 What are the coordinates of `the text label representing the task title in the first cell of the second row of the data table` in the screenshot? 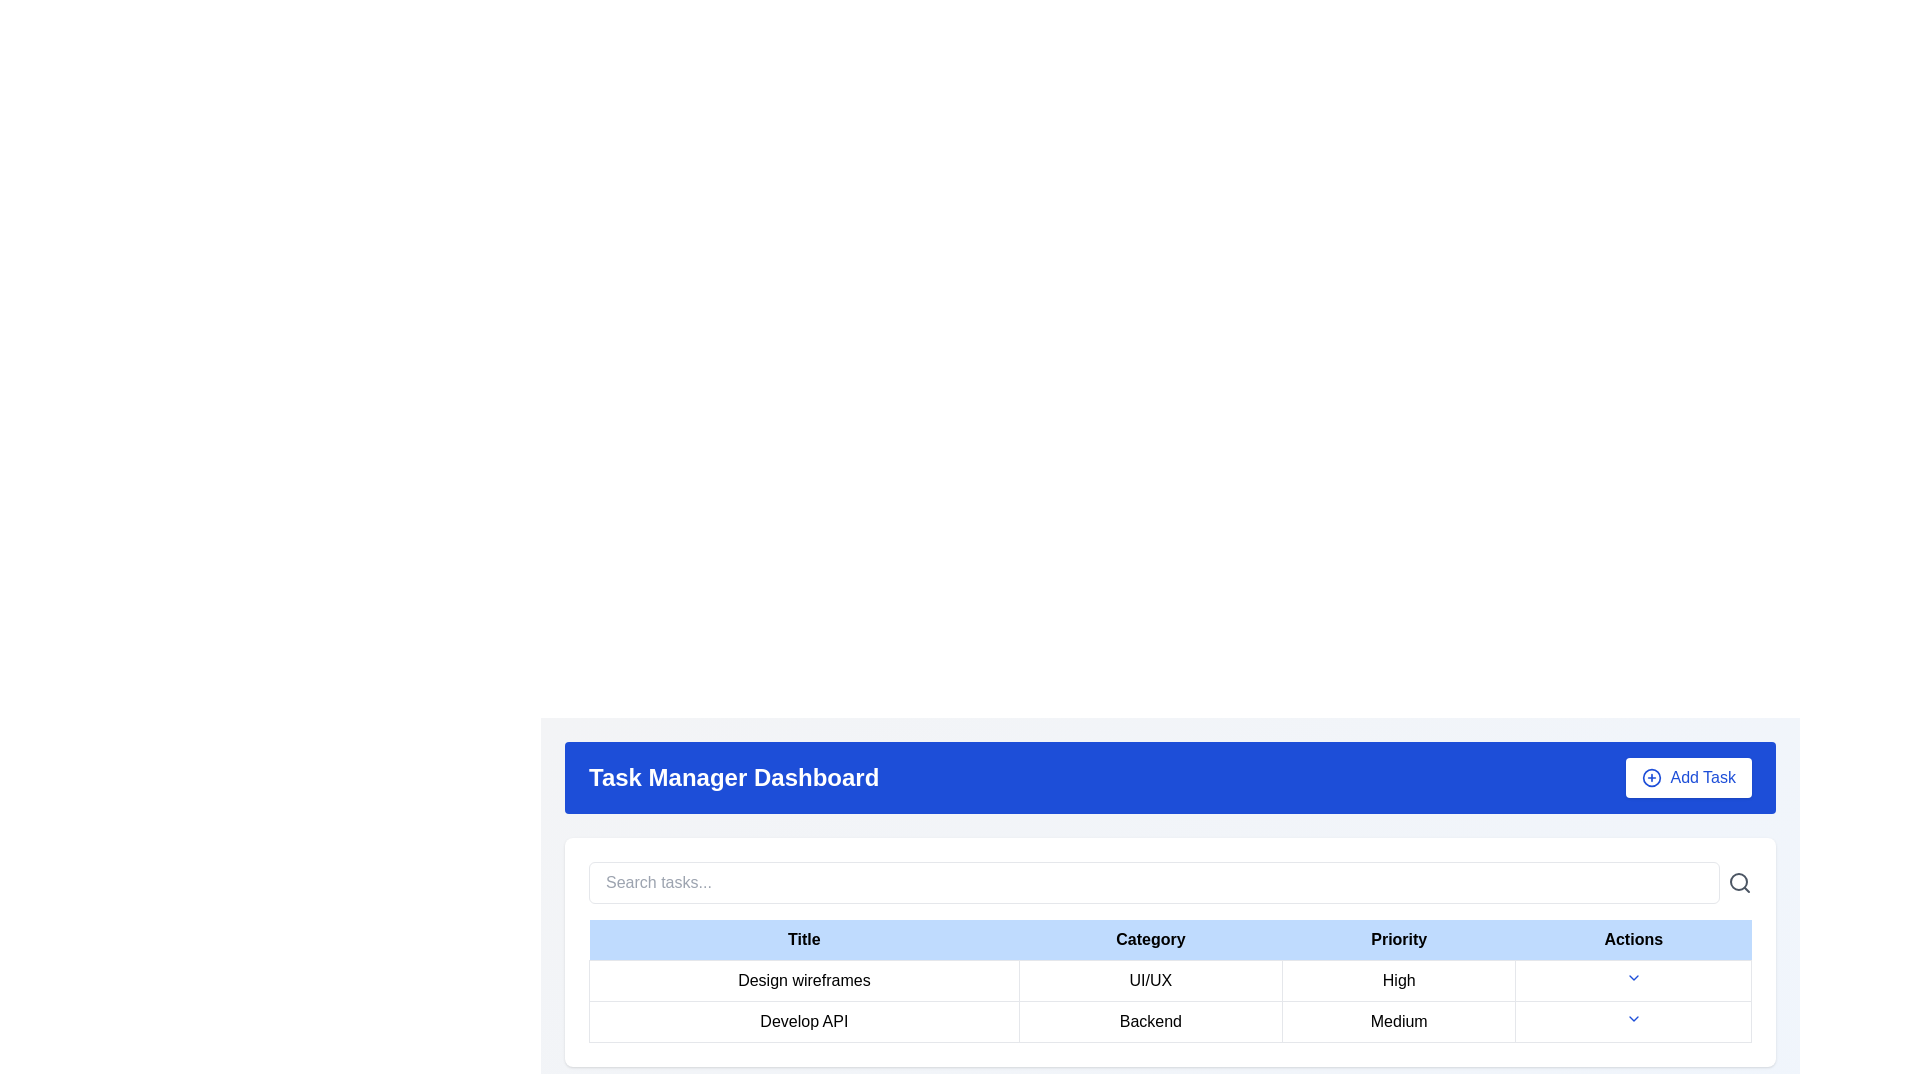 It's located at (804, 1022).